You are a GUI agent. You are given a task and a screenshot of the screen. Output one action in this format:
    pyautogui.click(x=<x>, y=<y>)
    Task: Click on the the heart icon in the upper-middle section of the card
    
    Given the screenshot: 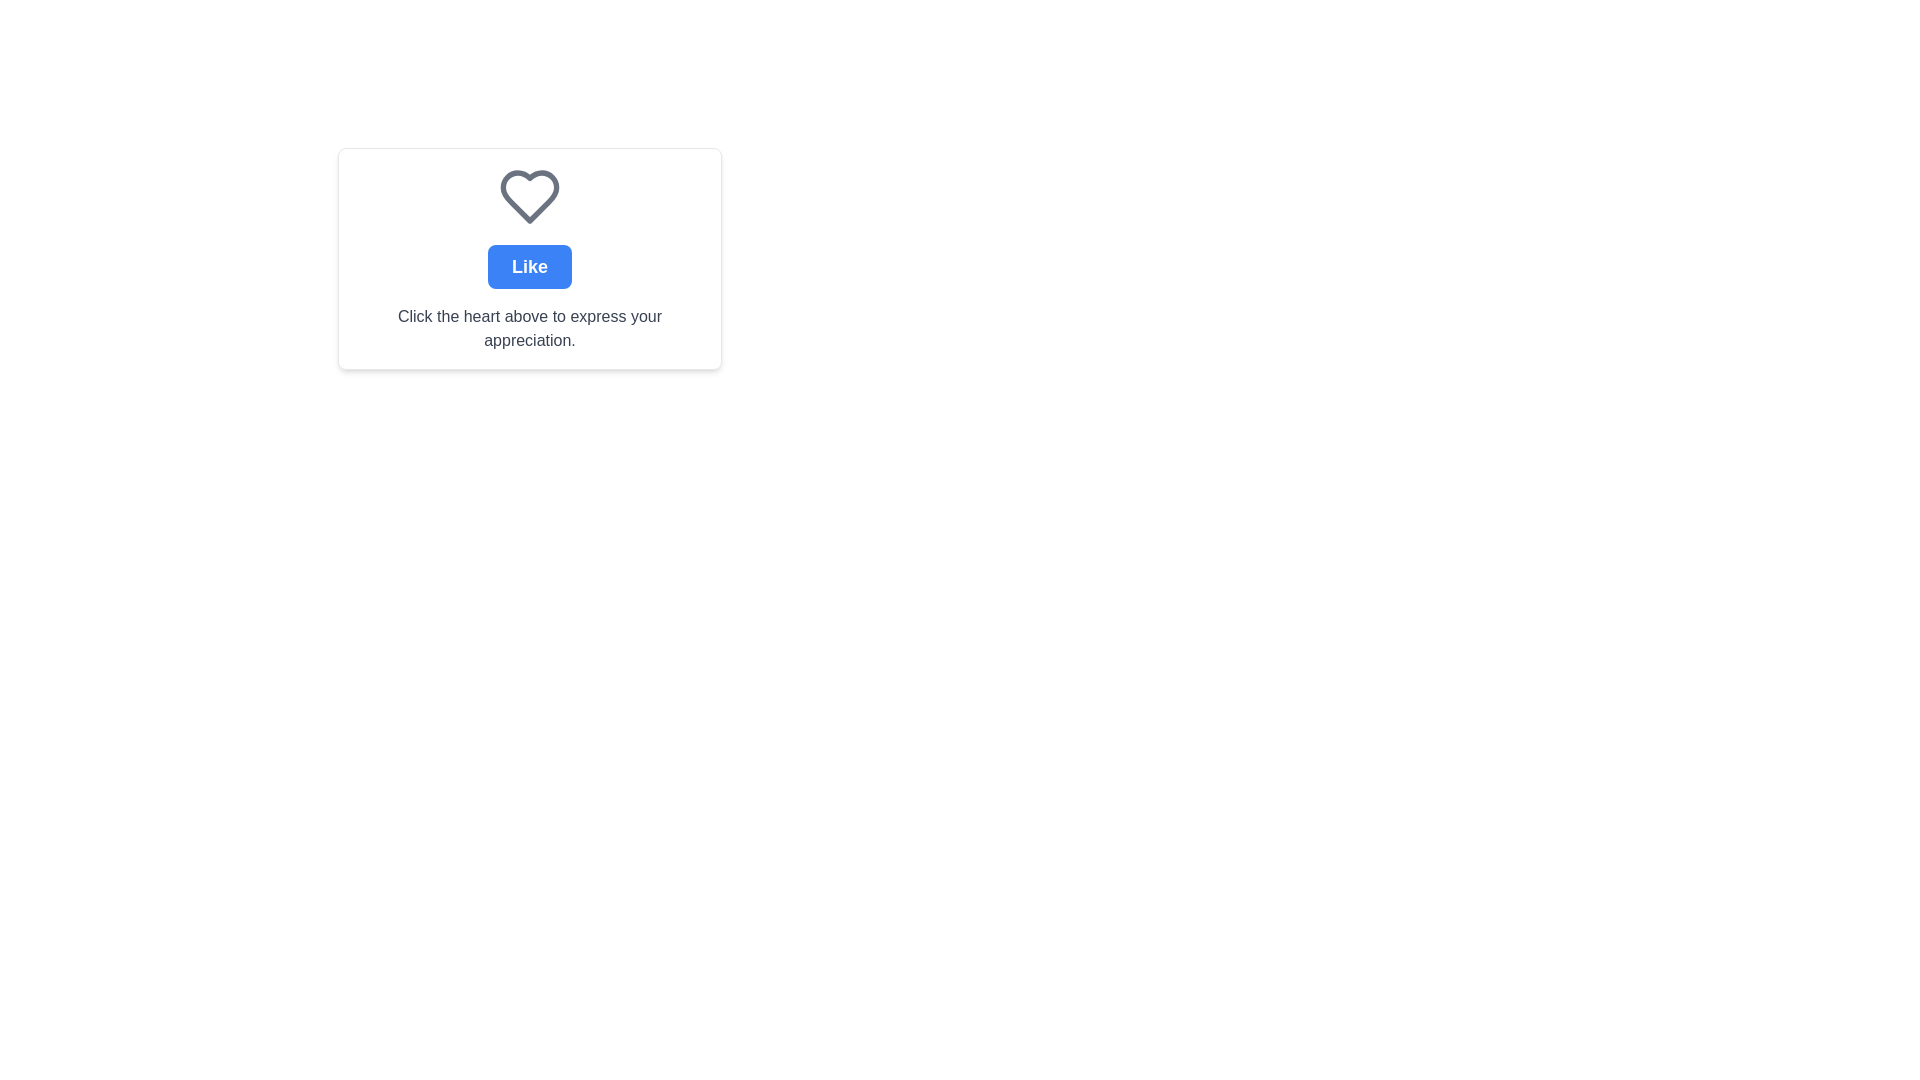 What is the action you would take?
    pyautogui.click(x=529, y=196)
    